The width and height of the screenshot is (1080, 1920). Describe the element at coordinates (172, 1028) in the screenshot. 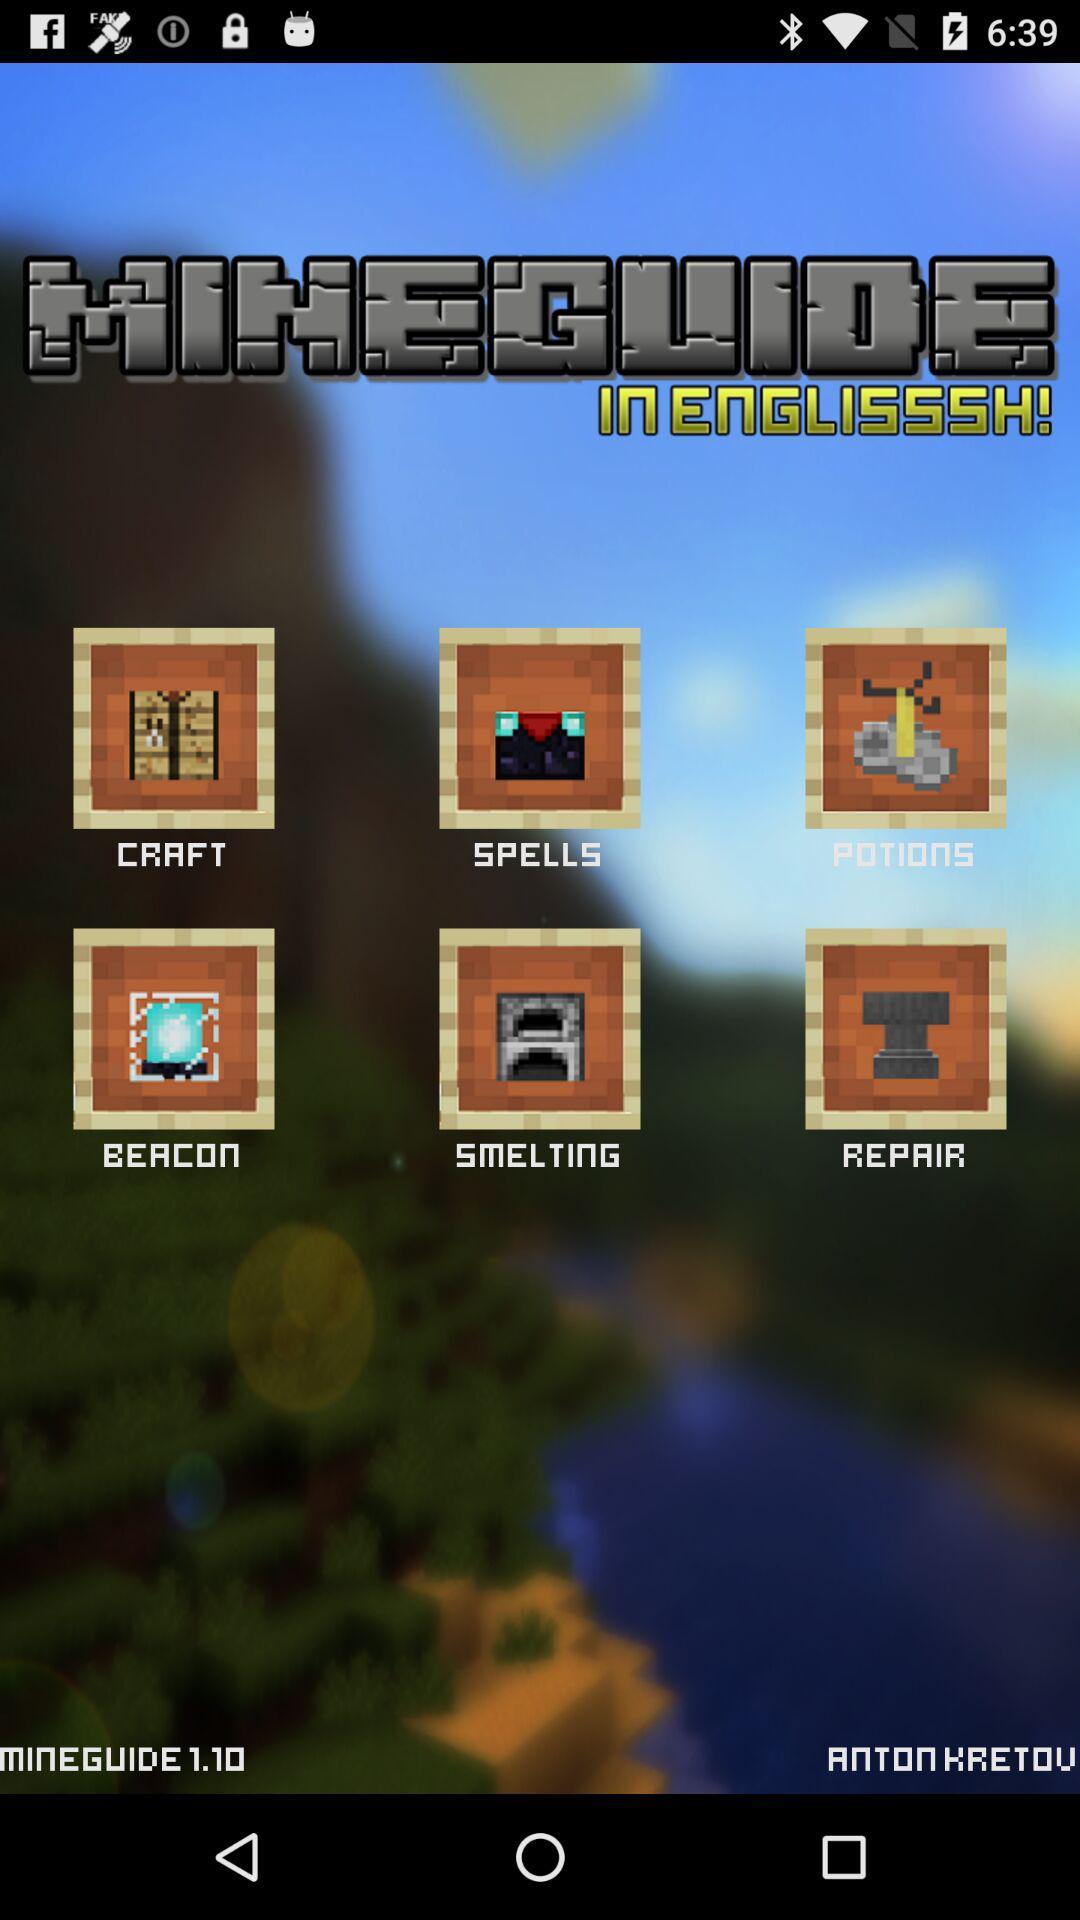

I see `open beacon menu item` at that location.